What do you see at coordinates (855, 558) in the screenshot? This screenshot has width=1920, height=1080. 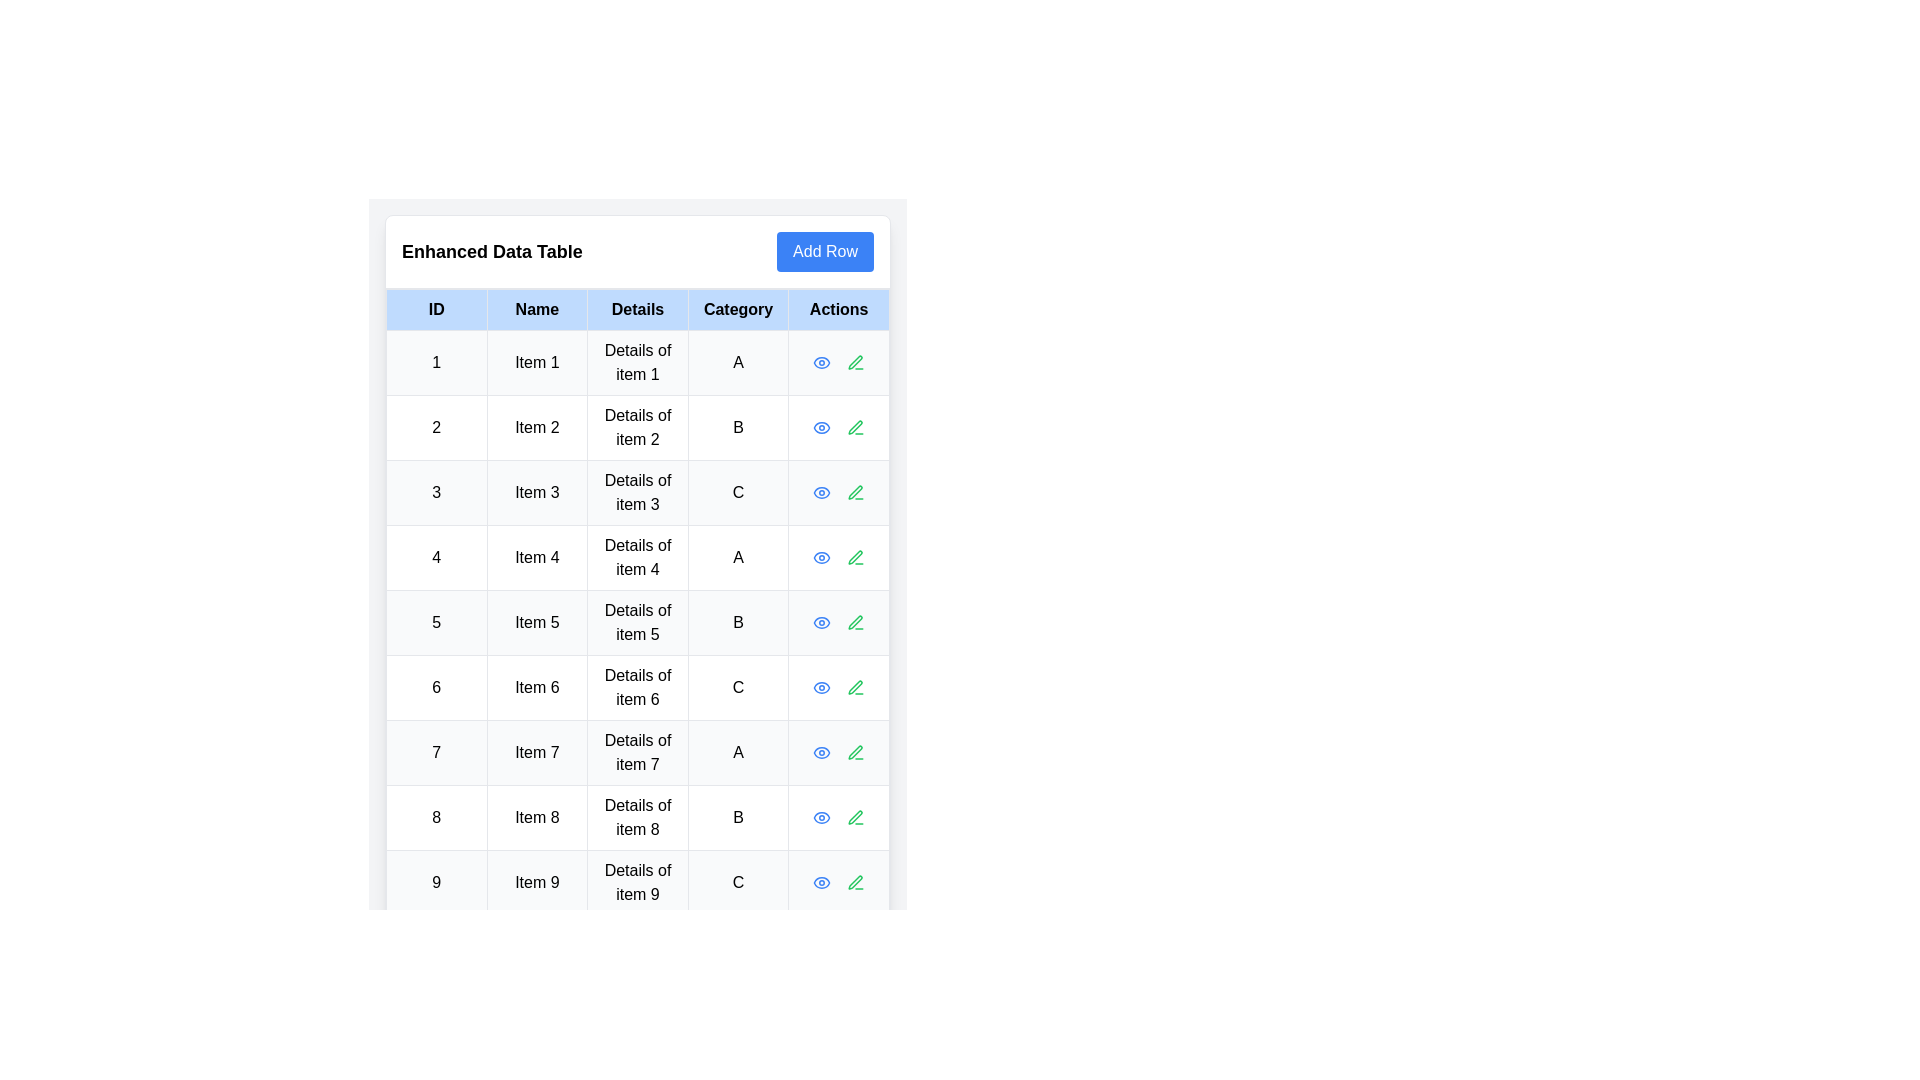 I see `the green pen icon button located in the 'Actions' column of the fourth row corresponding to 'Item 4'` at bounding box center [855, 558].